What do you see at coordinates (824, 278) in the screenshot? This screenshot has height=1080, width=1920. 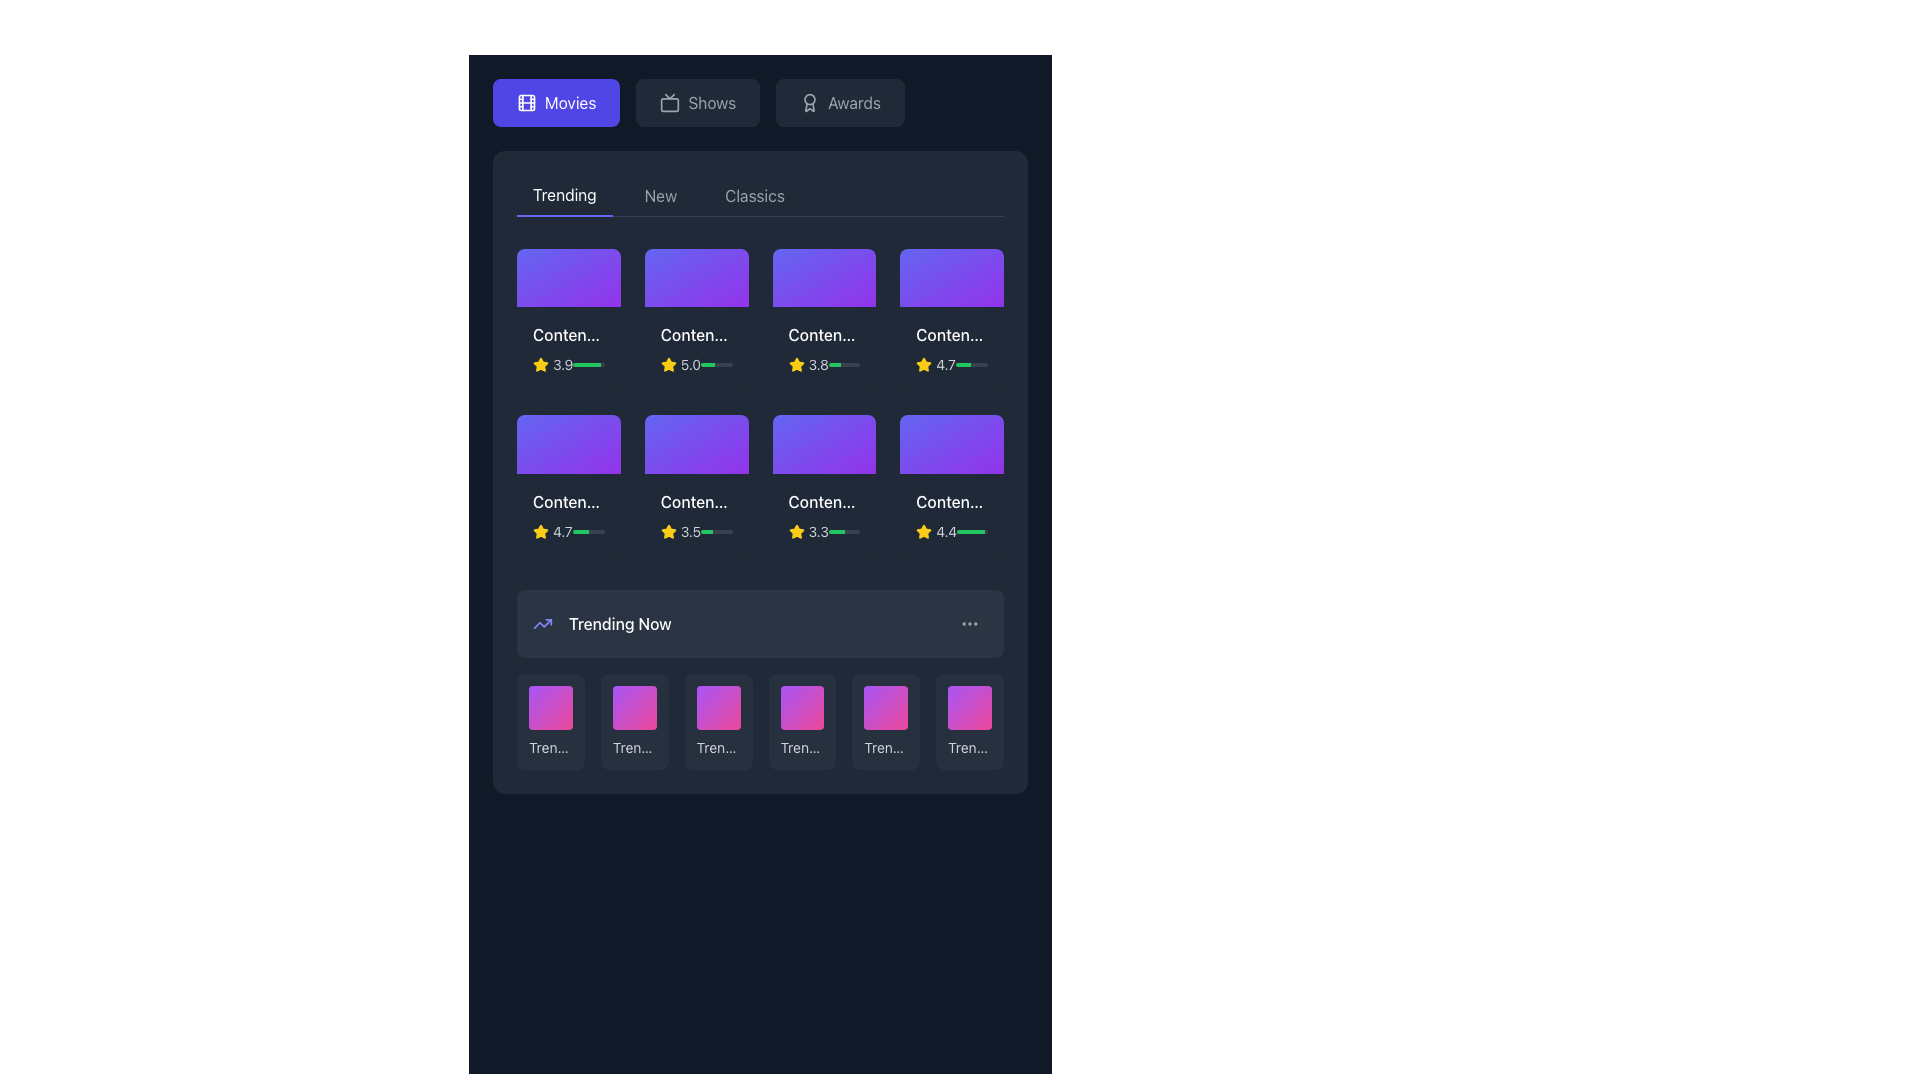 I see `the Interactive media thumbnail located in the top row under 'Trending', third from the left, which has a play button overlay and is part of the card for 'Content Title 3' with a star rating of 3.8` at bounding box center [824, 278].